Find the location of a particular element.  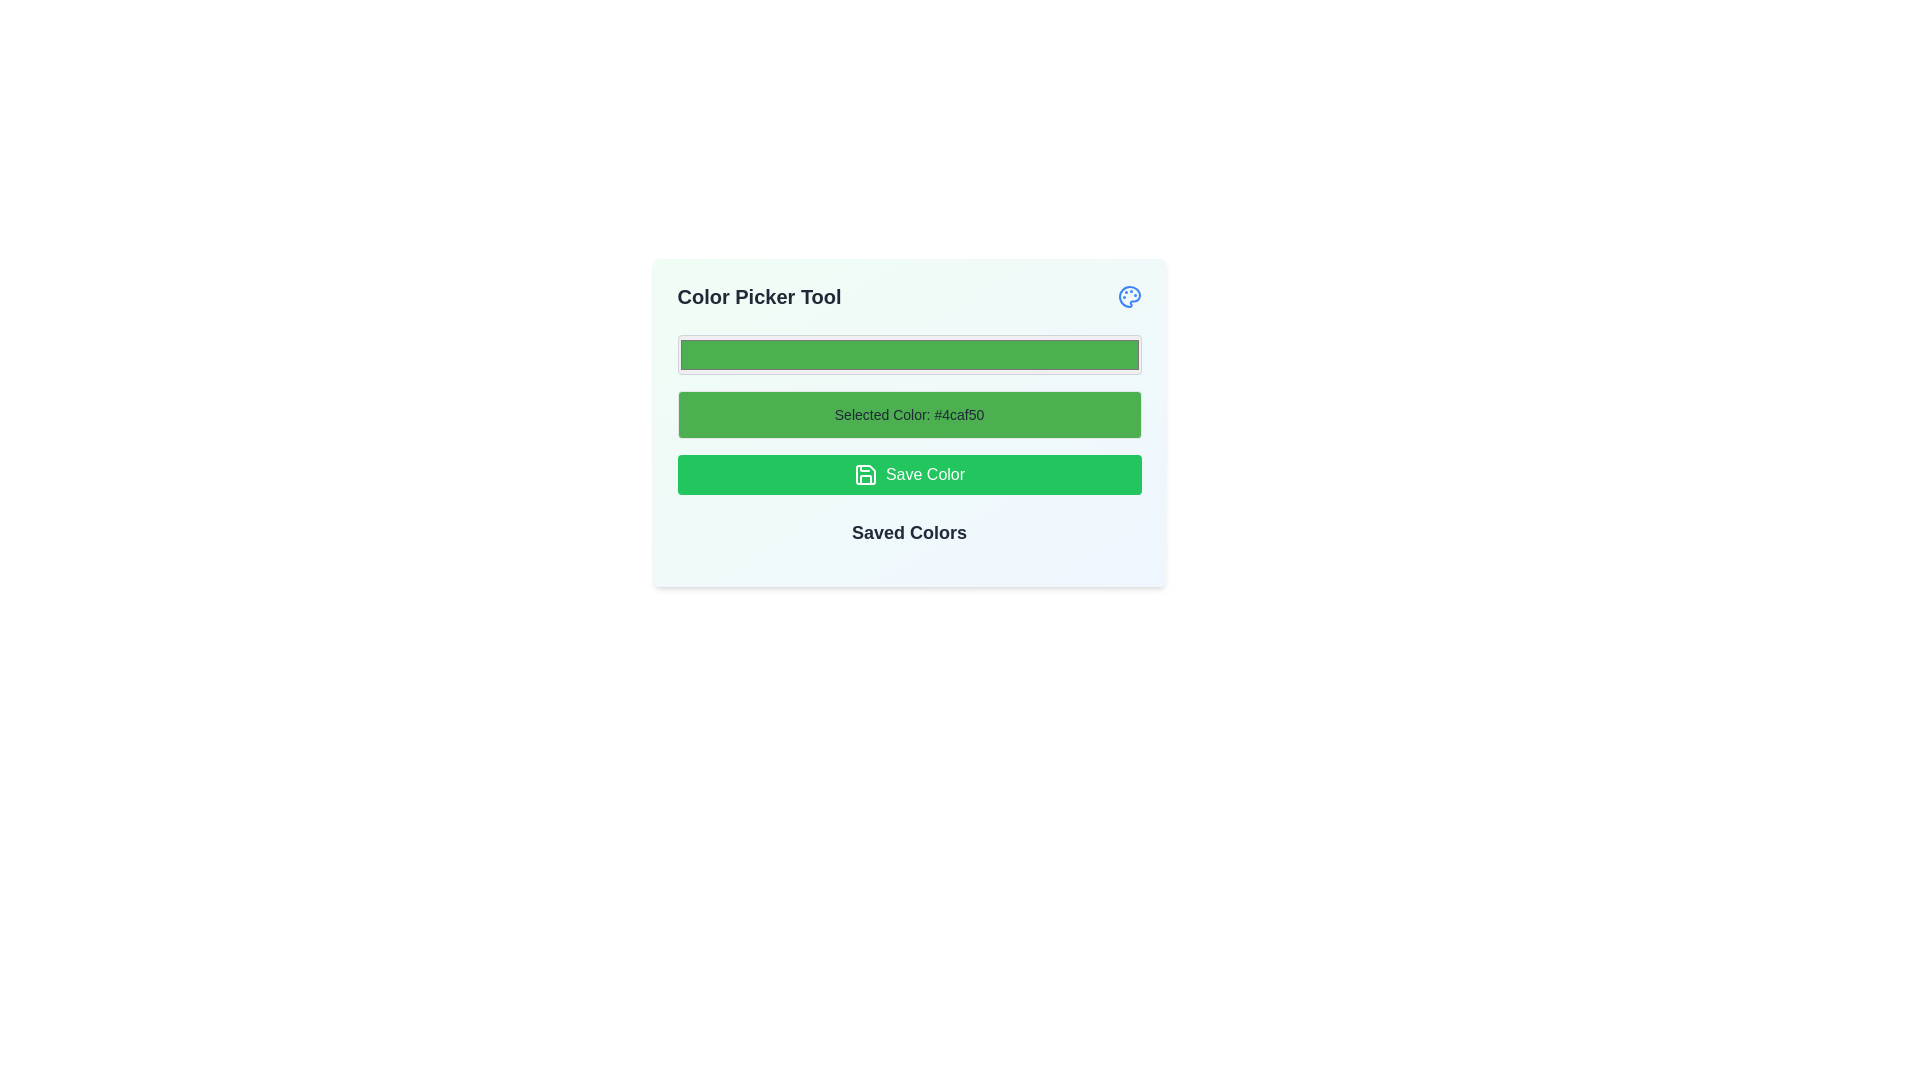

the color picker icon located in the top-right corner of the 'Color Picker Tool' panel is located at coordinates (1129, 297).